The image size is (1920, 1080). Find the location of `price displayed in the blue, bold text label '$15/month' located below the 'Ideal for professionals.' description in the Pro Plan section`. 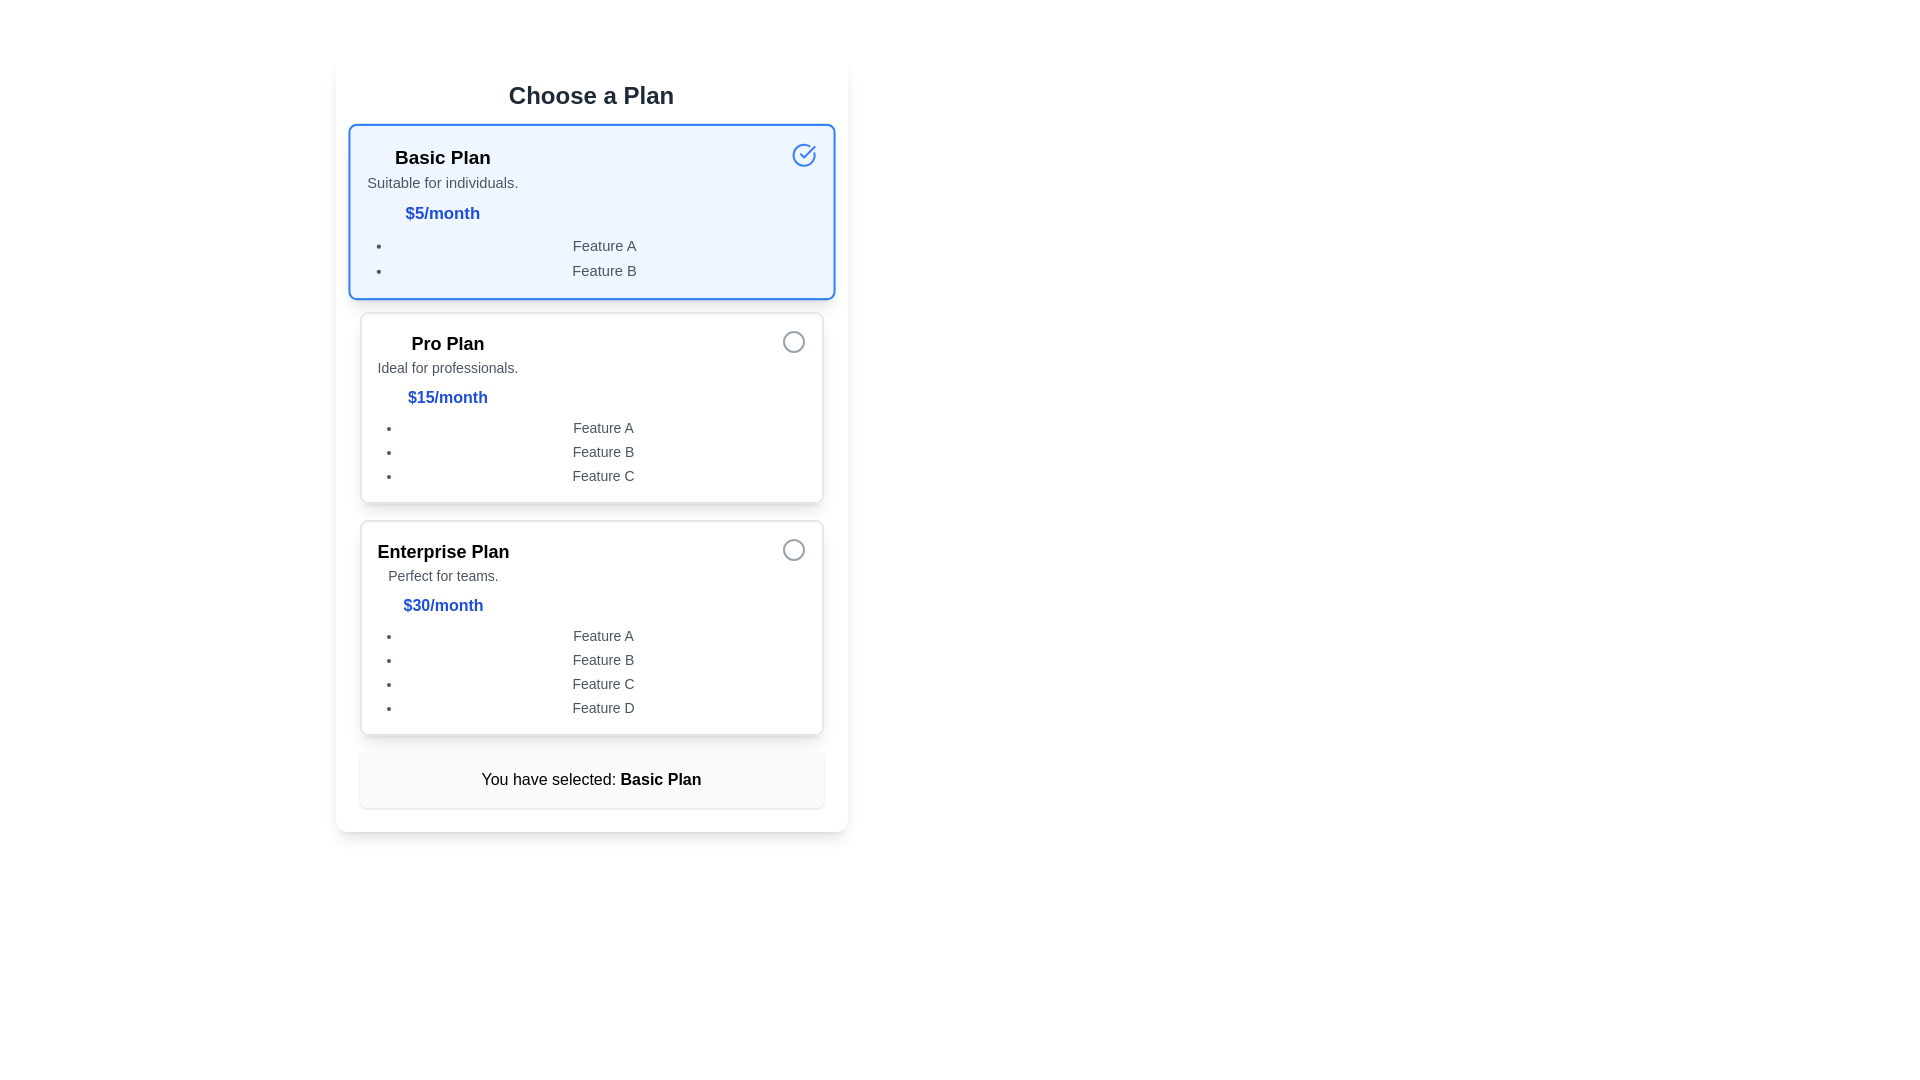

price displayed in the blue, bold text label '$15/month' located below the 'Ideal for professionals.' description in the Pro Plan section is located at coordinates (446, 397).